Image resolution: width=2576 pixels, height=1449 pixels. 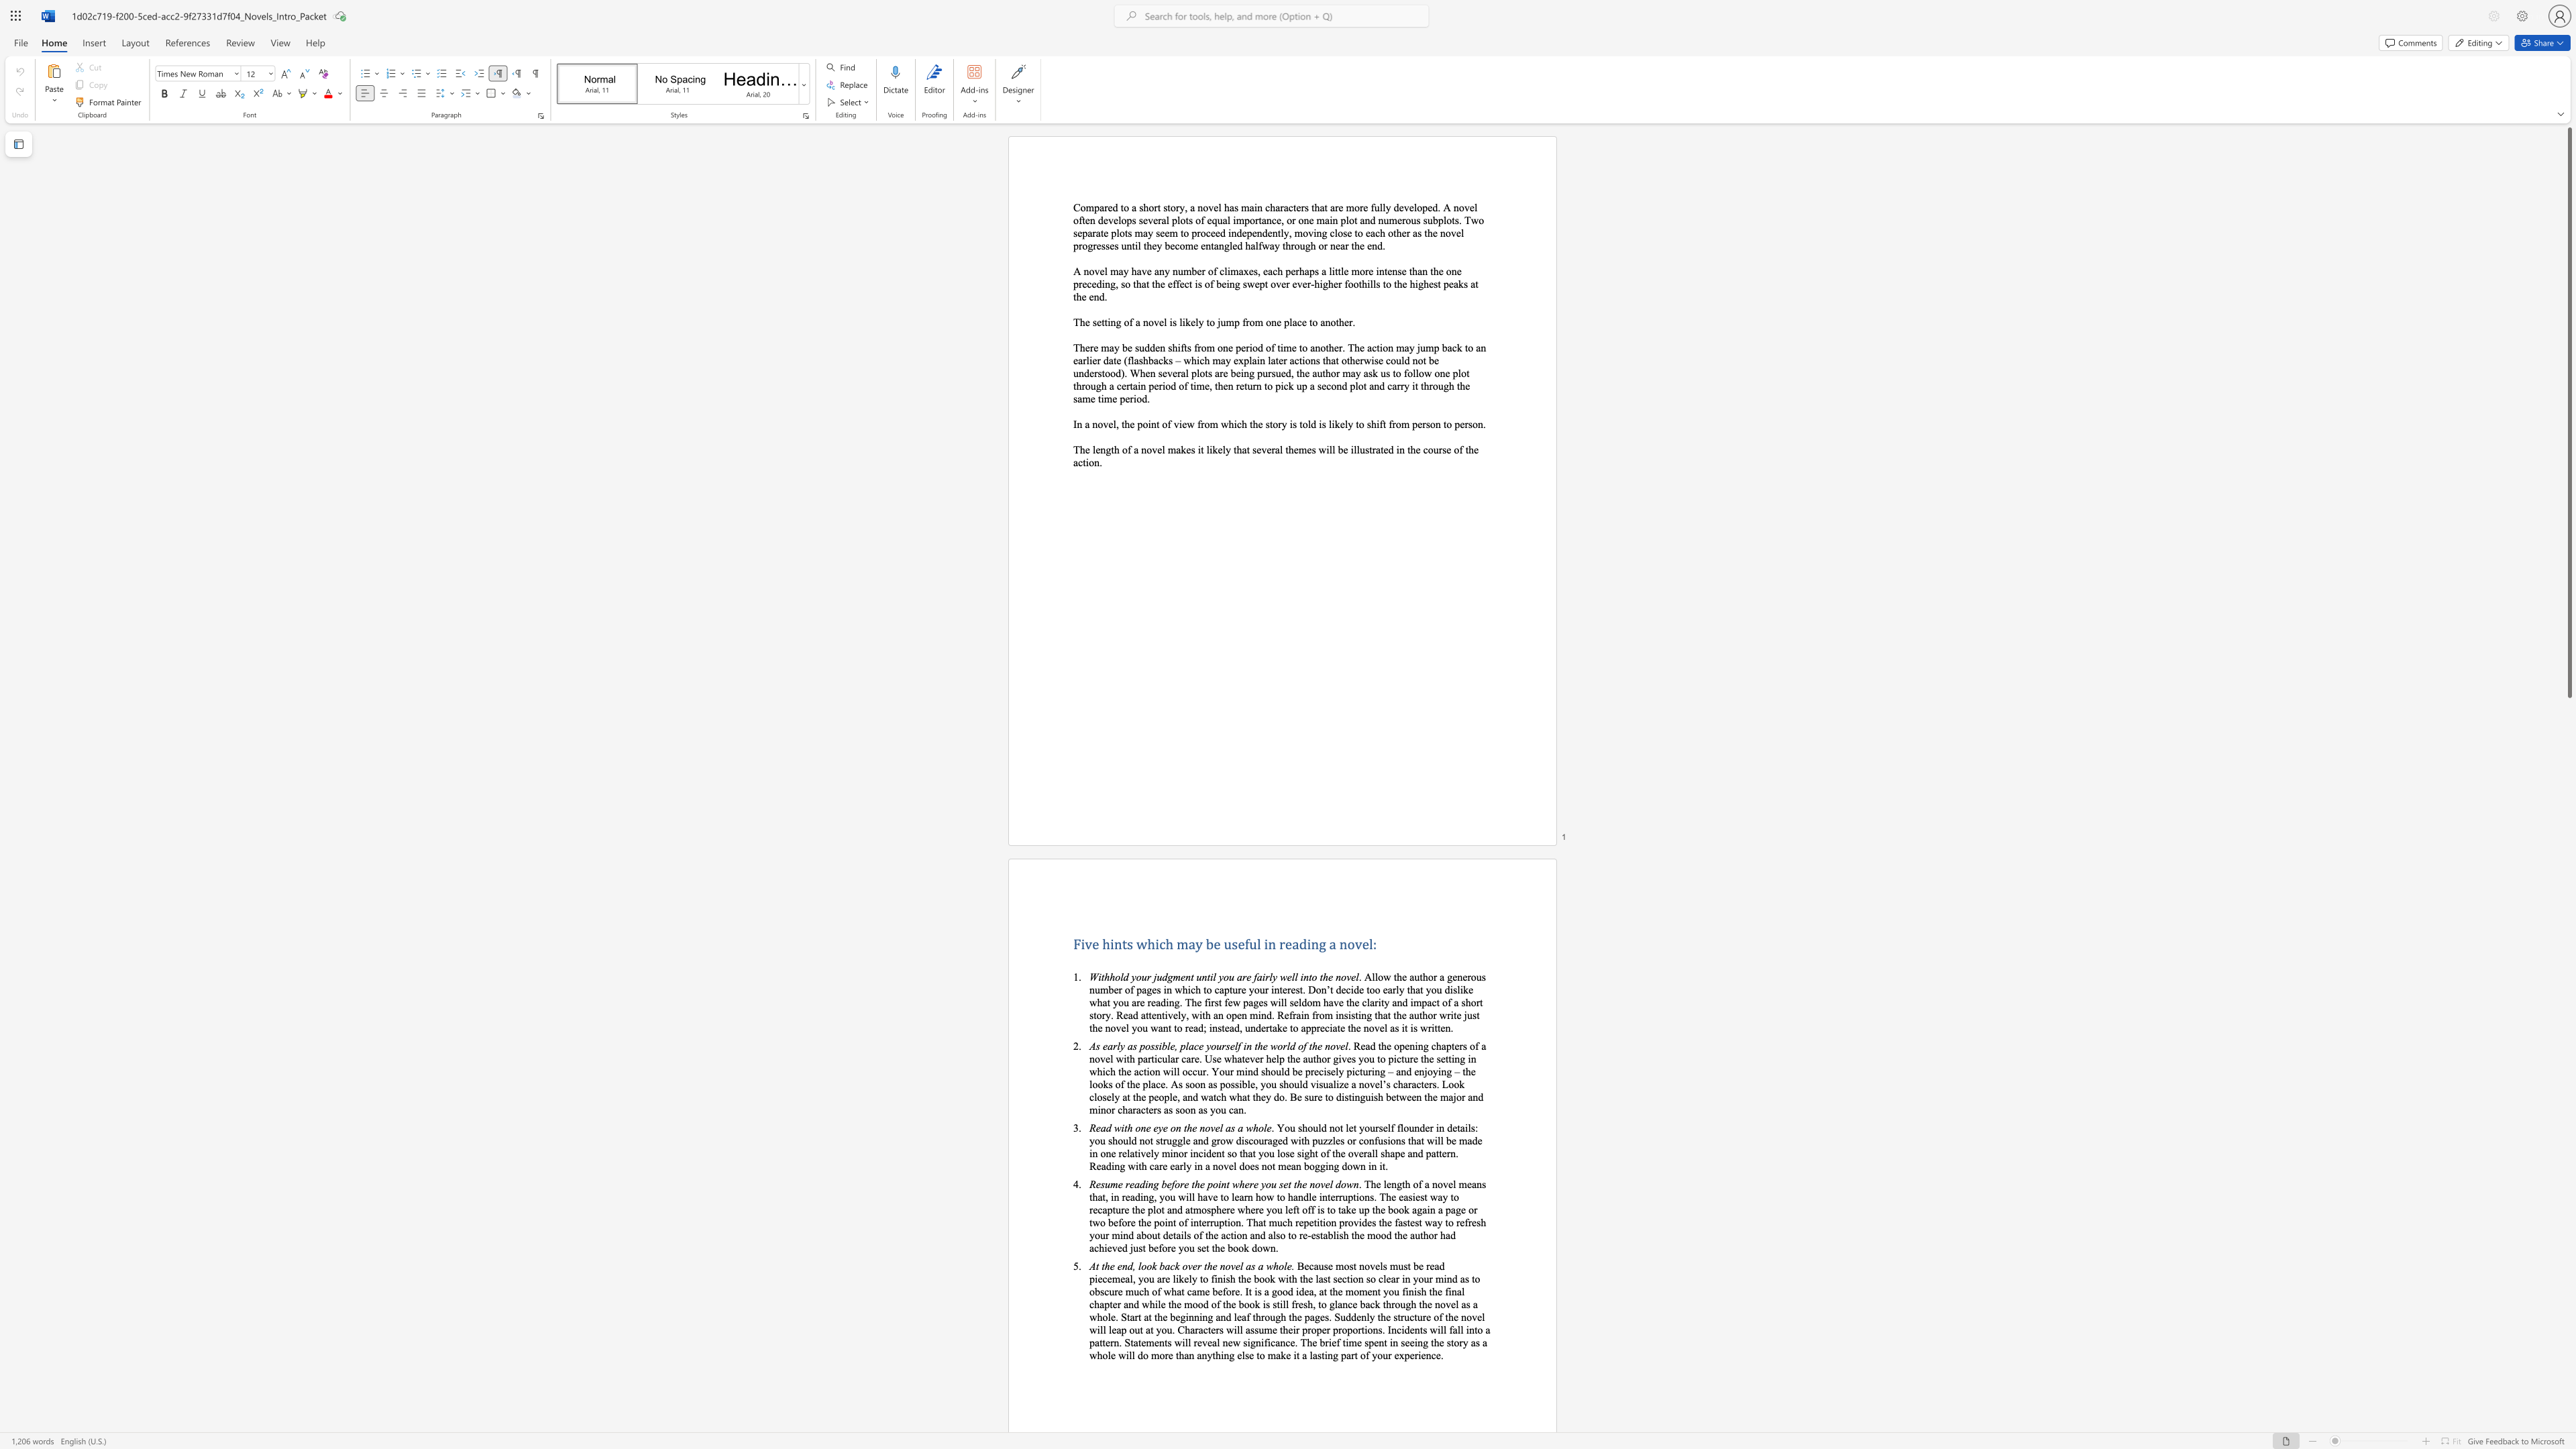 What do you see at coordinates (1100, 449) in the screenshot?
I see `the subset text "ngth of a novel makes it likely that several themes will be illustrated in" within the text "The length of a novel makes it likely that several themes will be illustrated in the course of the action."` at bounding box center [1100, 449].